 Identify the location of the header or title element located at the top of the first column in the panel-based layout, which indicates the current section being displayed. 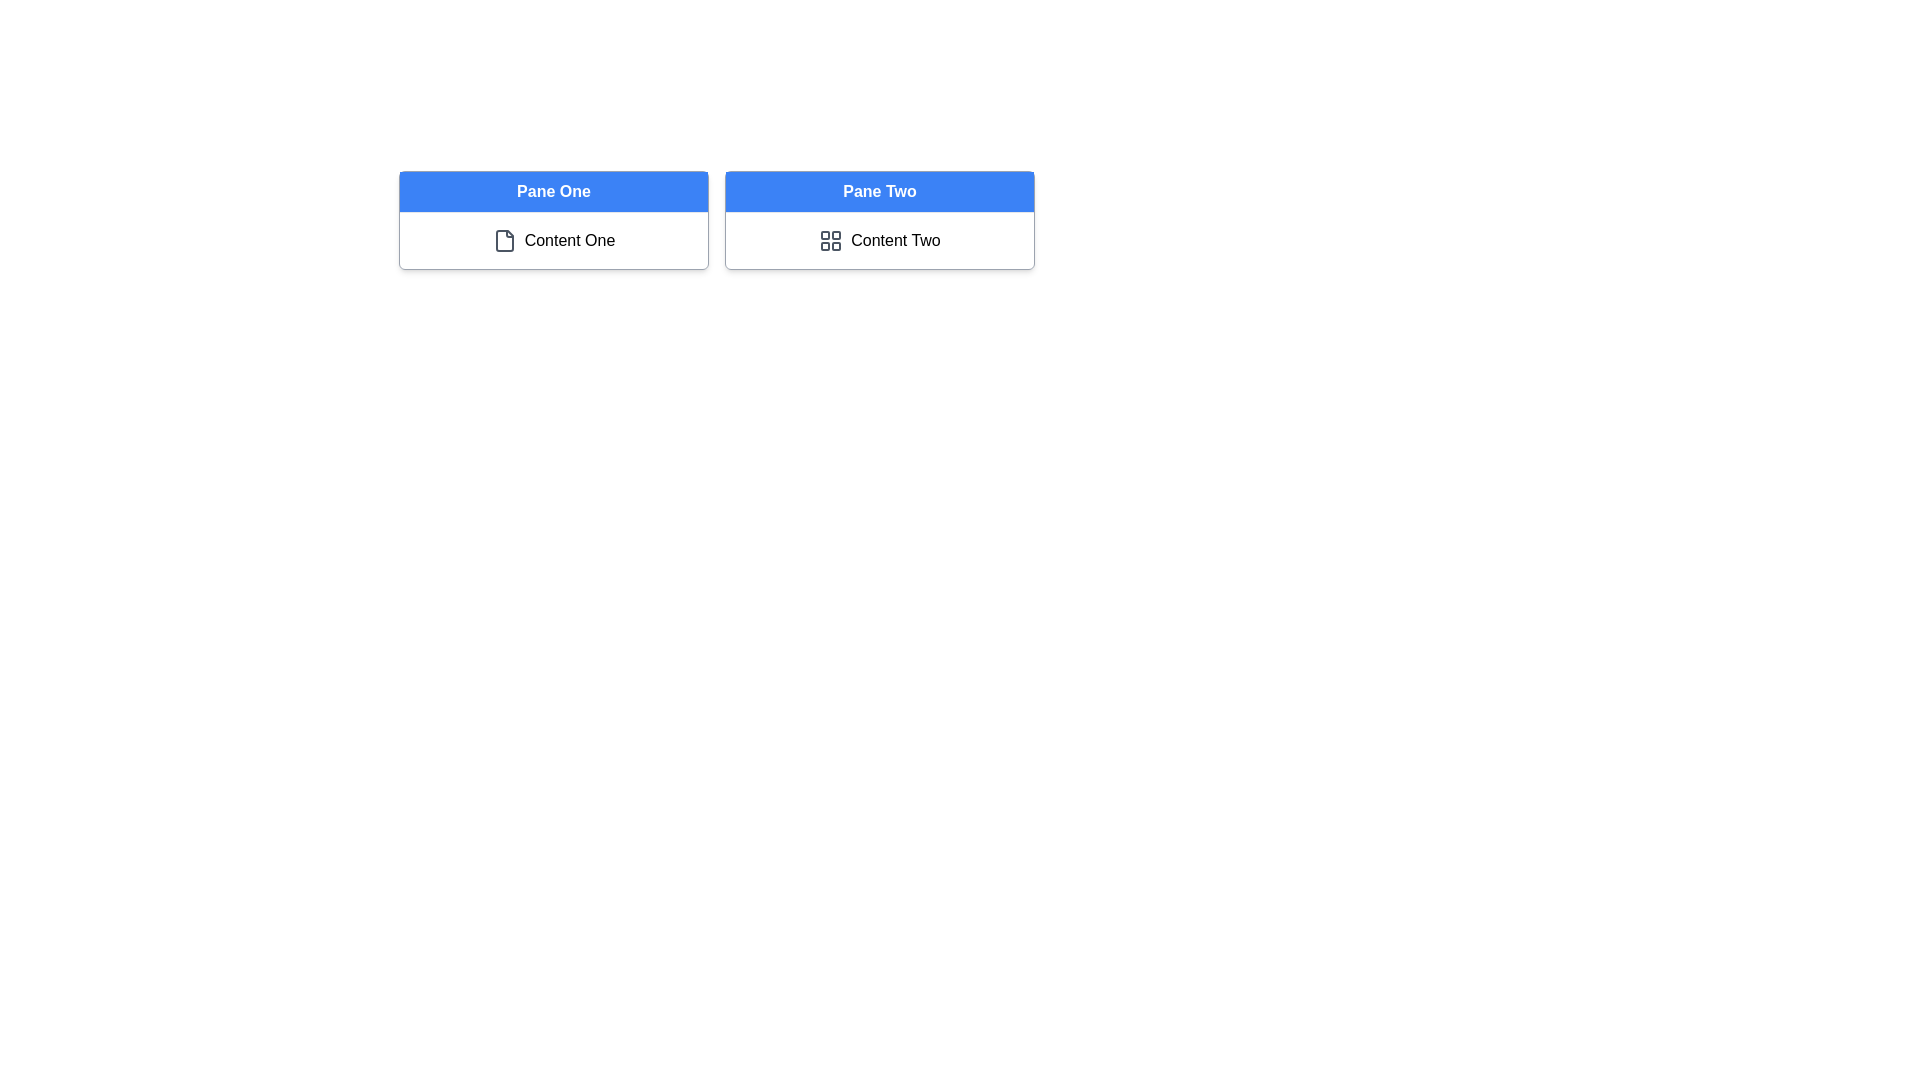
(553, 192).